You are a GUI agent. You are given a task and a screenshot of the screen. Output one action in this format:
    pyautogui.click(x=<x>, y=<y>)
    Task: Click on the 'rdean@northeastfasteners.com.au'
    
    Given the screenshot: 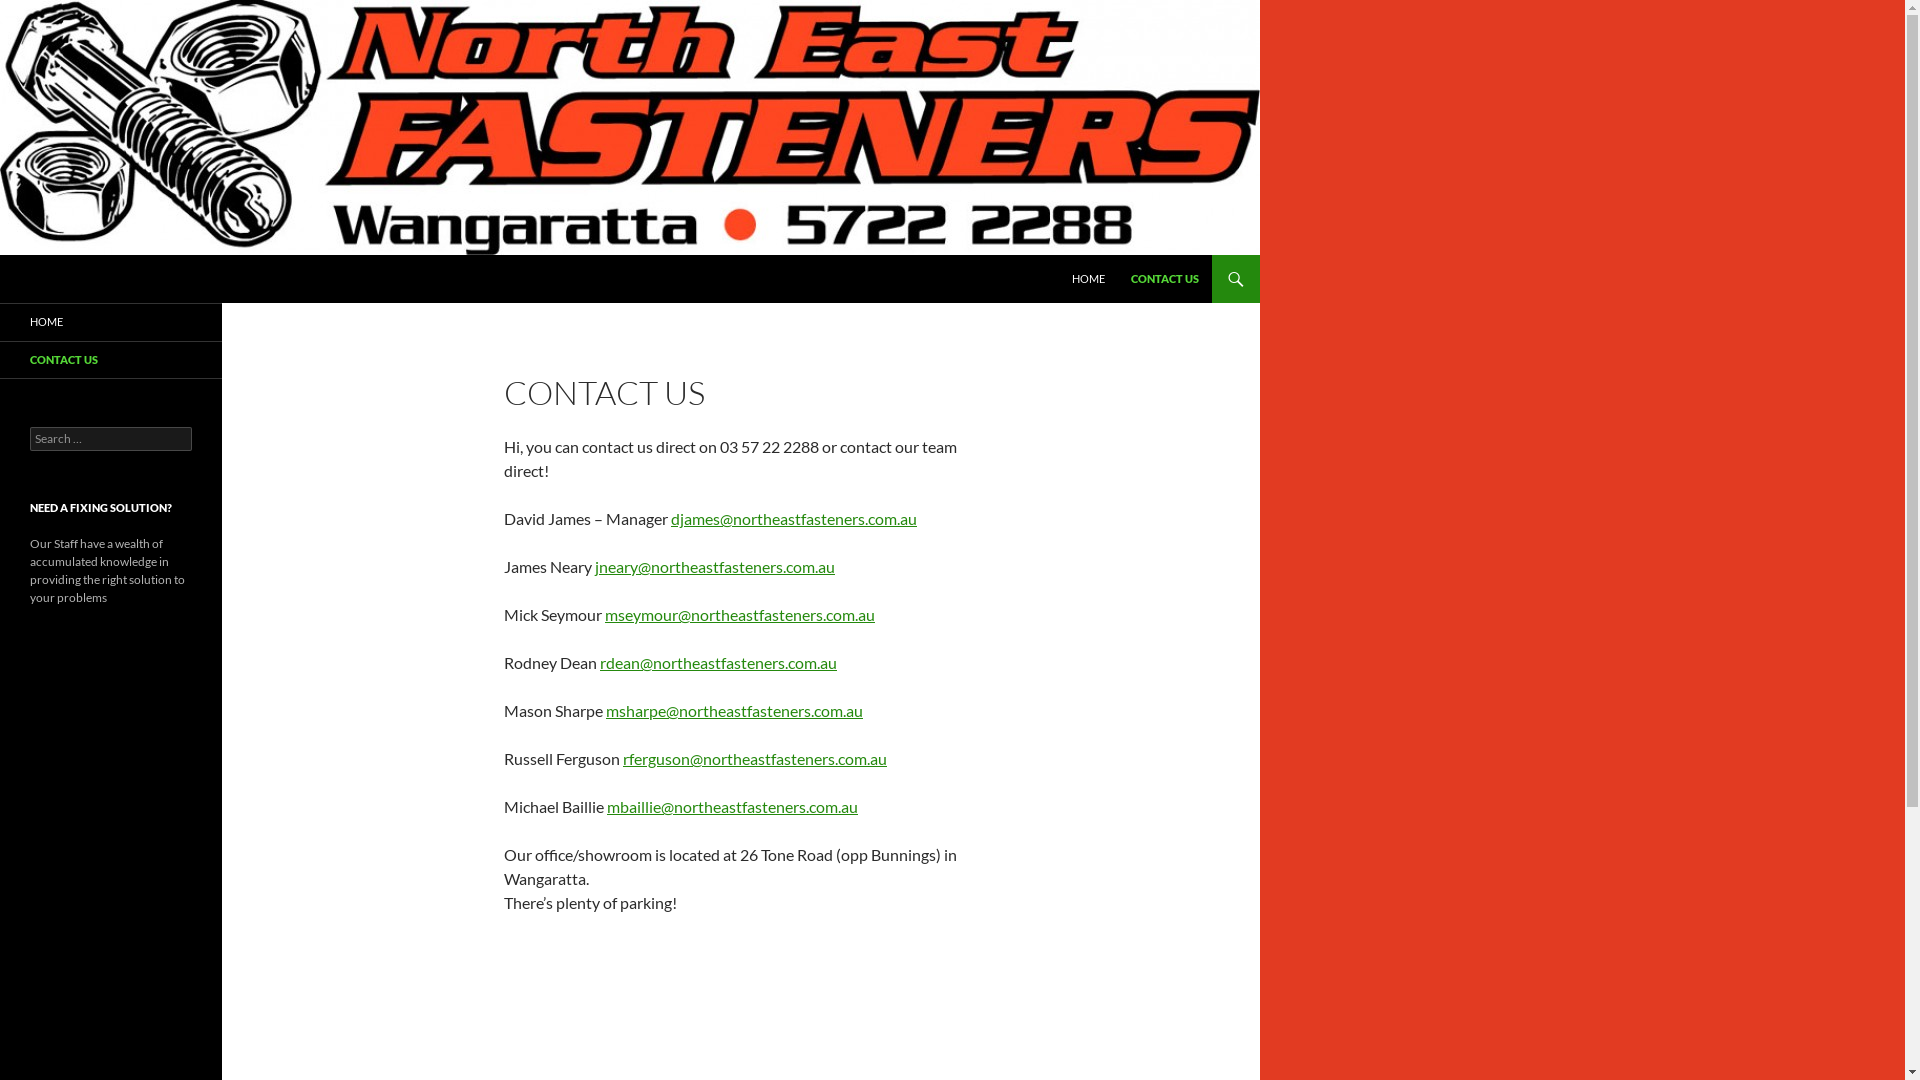 What is the action you would take?
    pyautogui.click(x=718, y=662)
    